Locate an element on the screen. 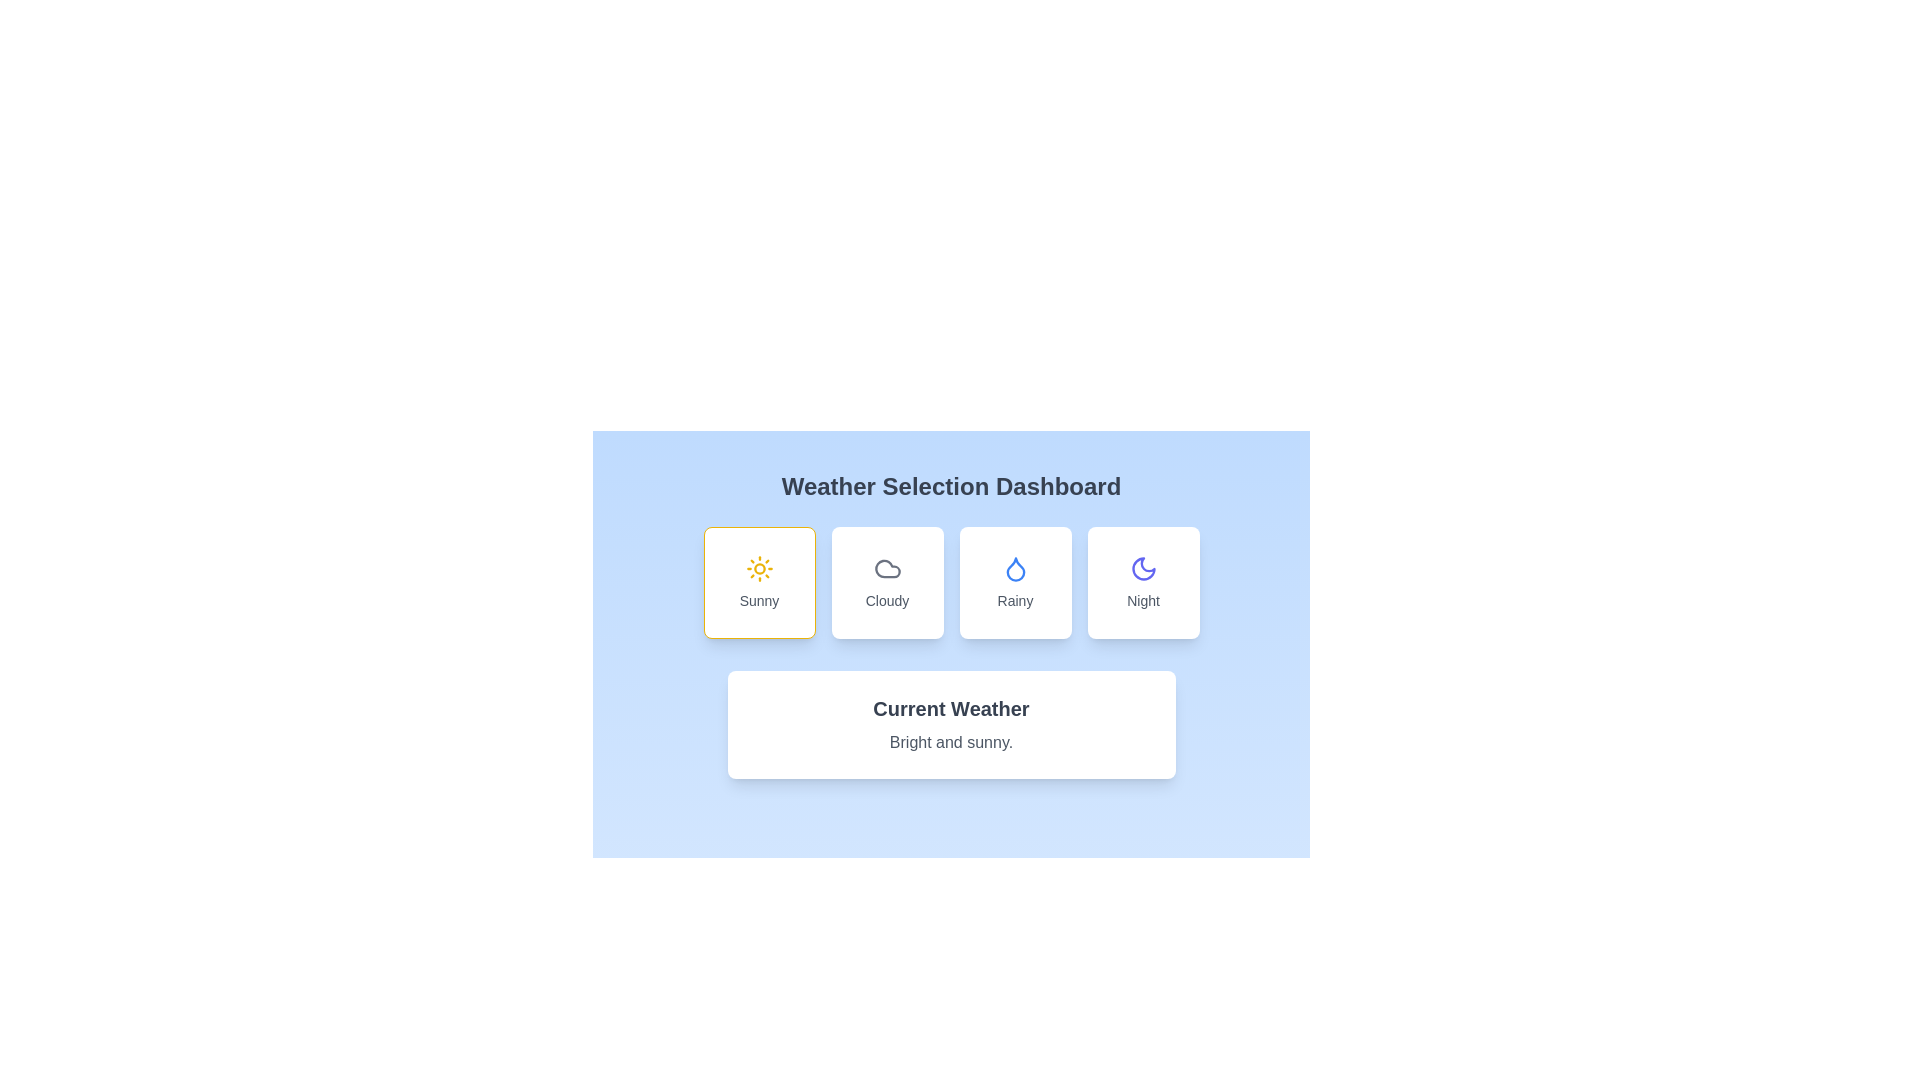 This screenshot has height=1080, width=1920. text label displaying 'Cloudy' located at the bottom center of the second weather option card under the 'Weather Selection Dashboard' is located at coordinates (886, 600).